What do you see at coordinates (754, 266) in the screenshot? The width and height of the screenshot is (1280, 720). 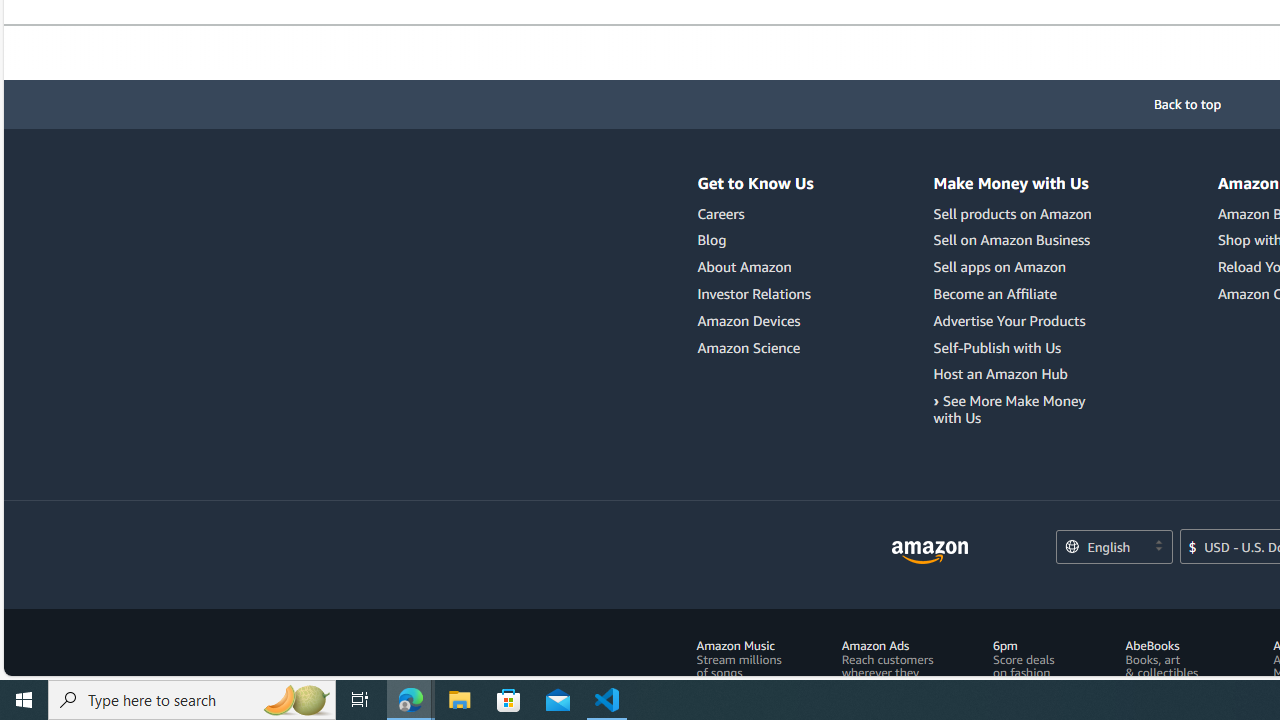 I see `'About Amazon'` at bounding box center [754, 266].